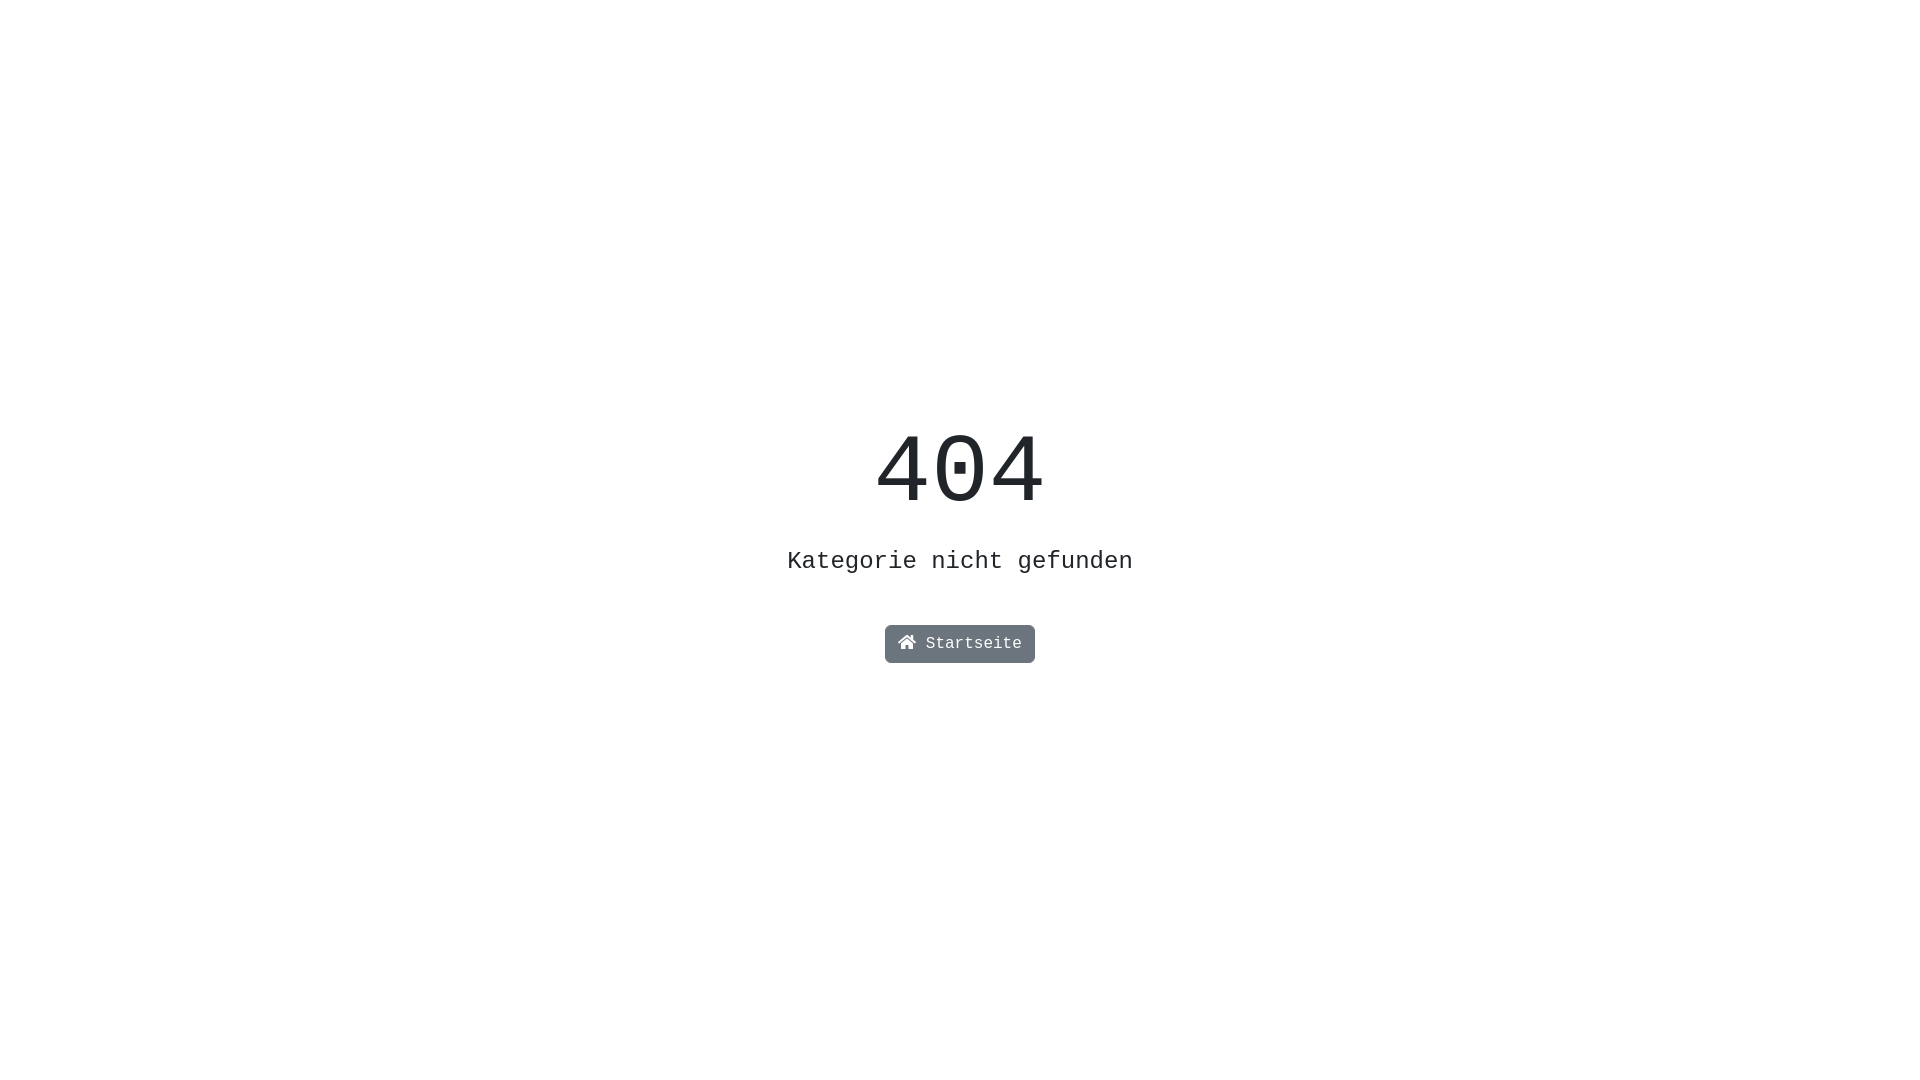 This screenshot has height=1080, width=1920. What do you see at coordinates (883, 644) in the screenshot?
I see `'Startseite'` at bounding box center [883, 644].